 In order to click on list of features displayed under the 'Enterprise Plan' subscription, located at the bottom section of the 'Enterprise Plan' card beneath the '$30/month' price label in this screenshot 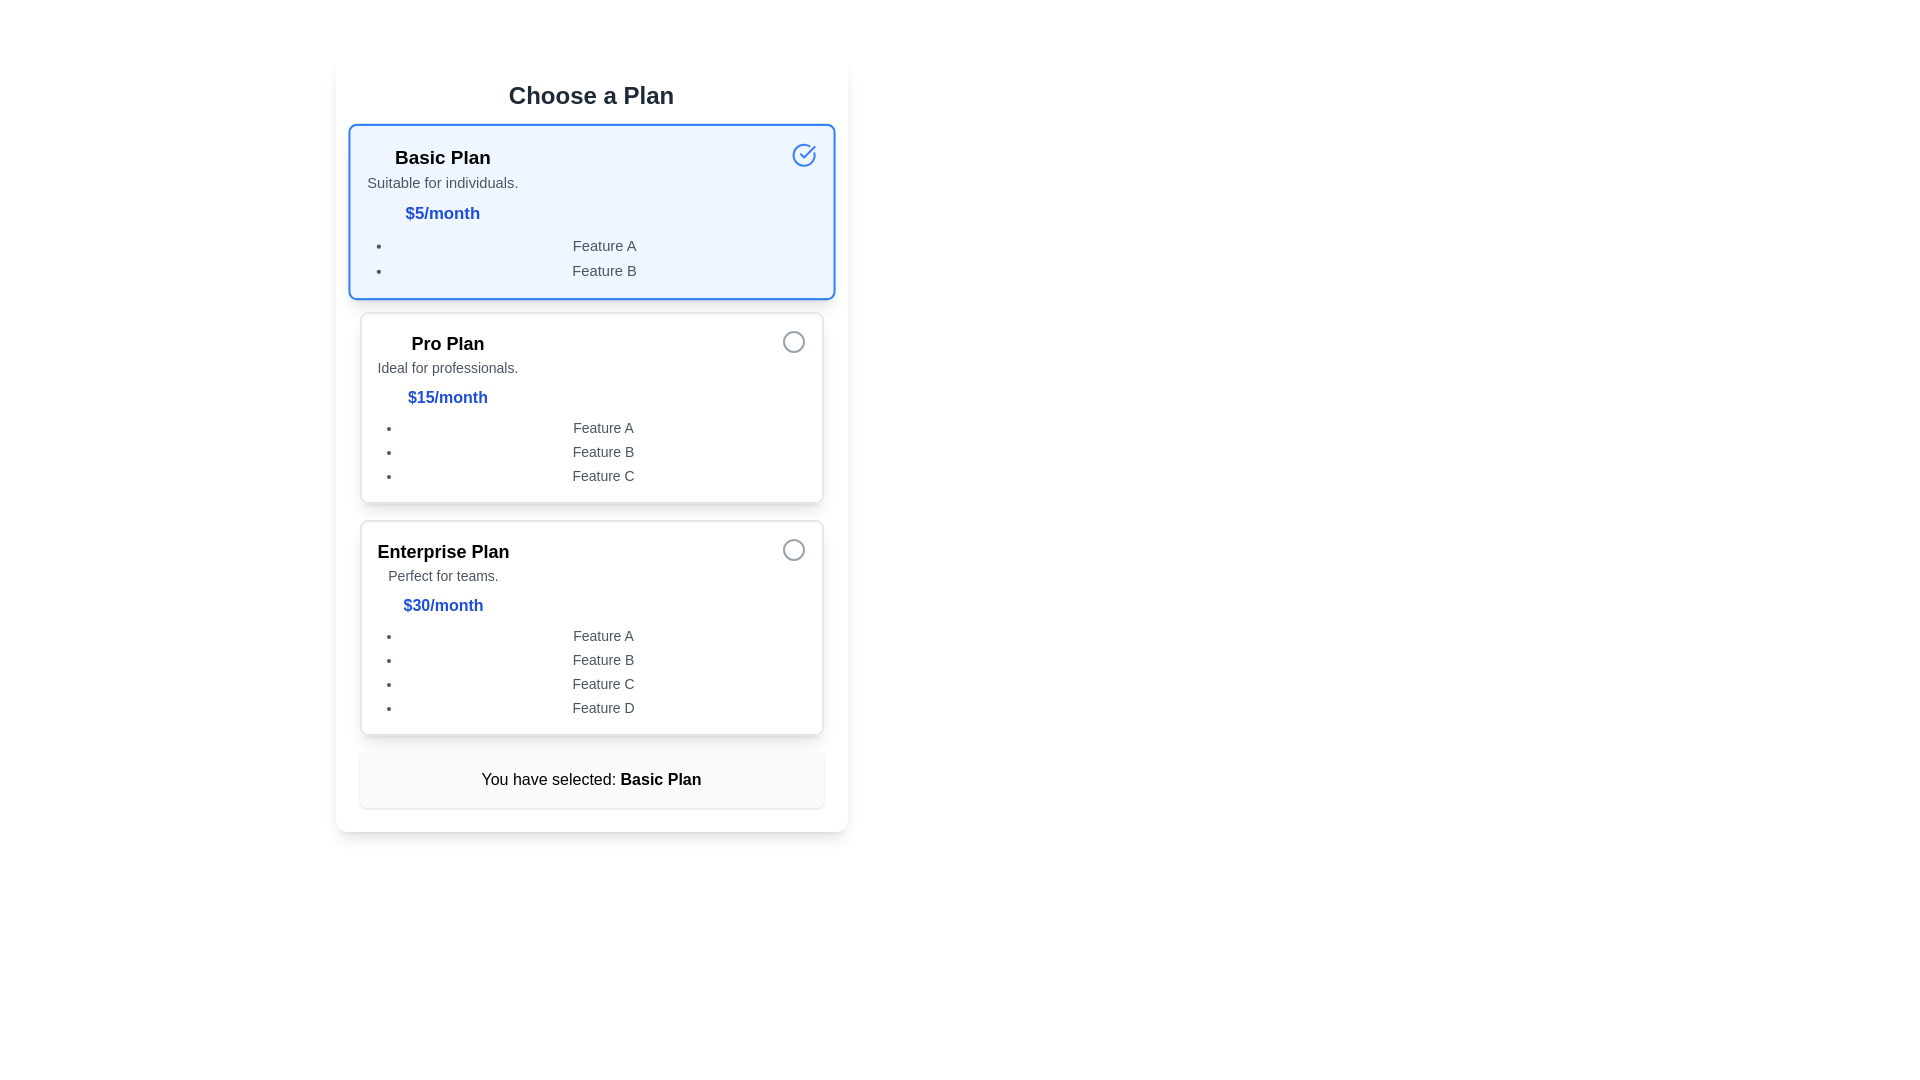, I will do `click(590, 671)`.